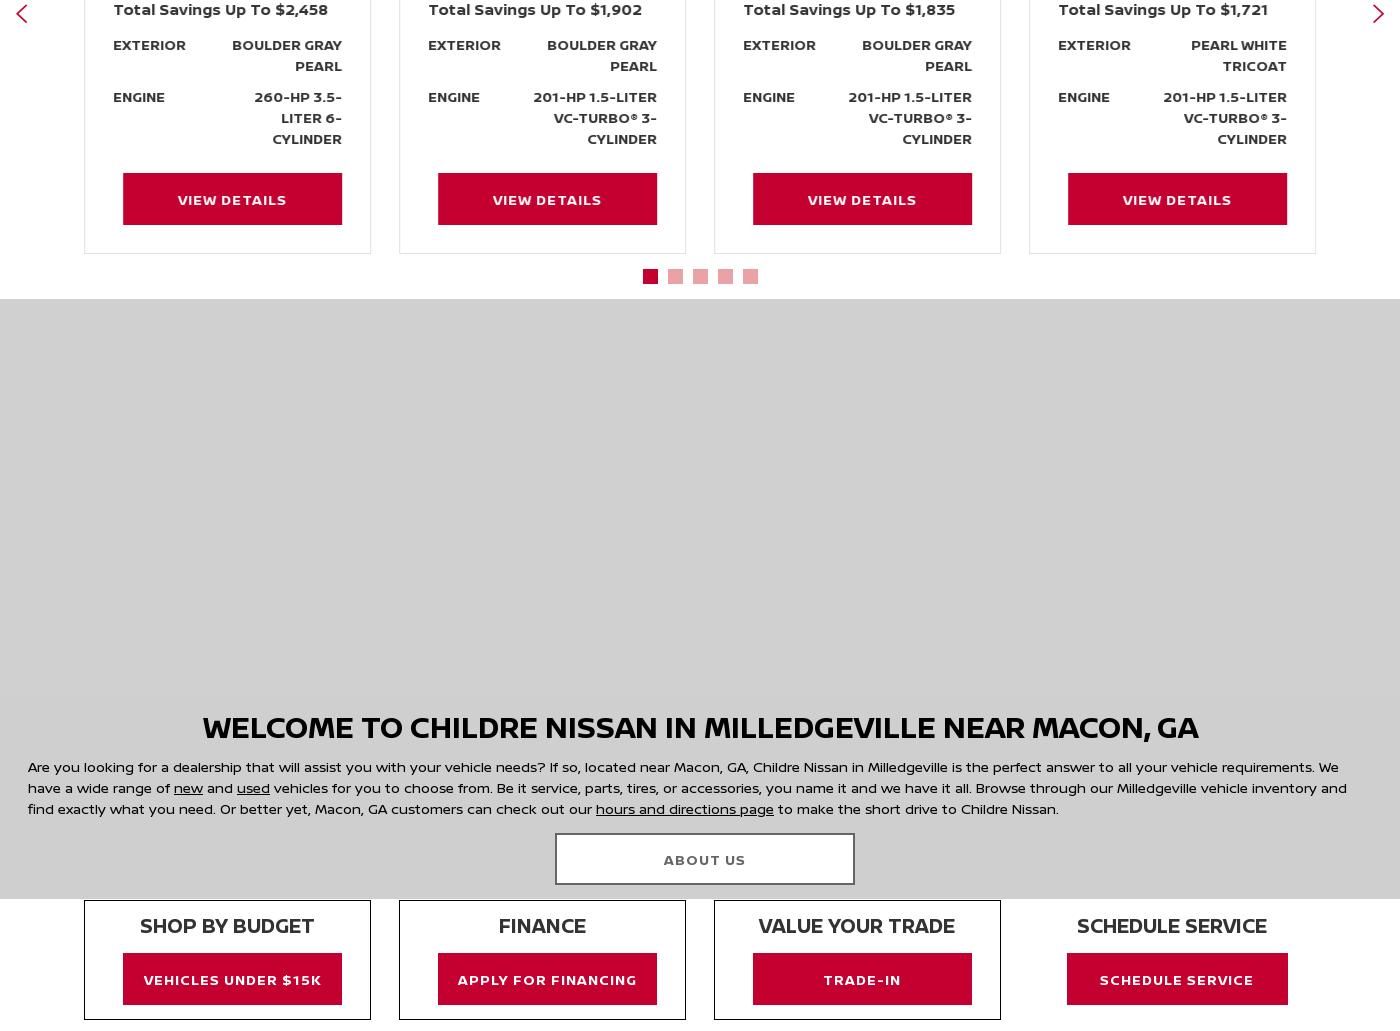  What do you see at coordinates (856, 924) in the screenshot?
I see `'Value your trade'` at bounding box center [856, 924].